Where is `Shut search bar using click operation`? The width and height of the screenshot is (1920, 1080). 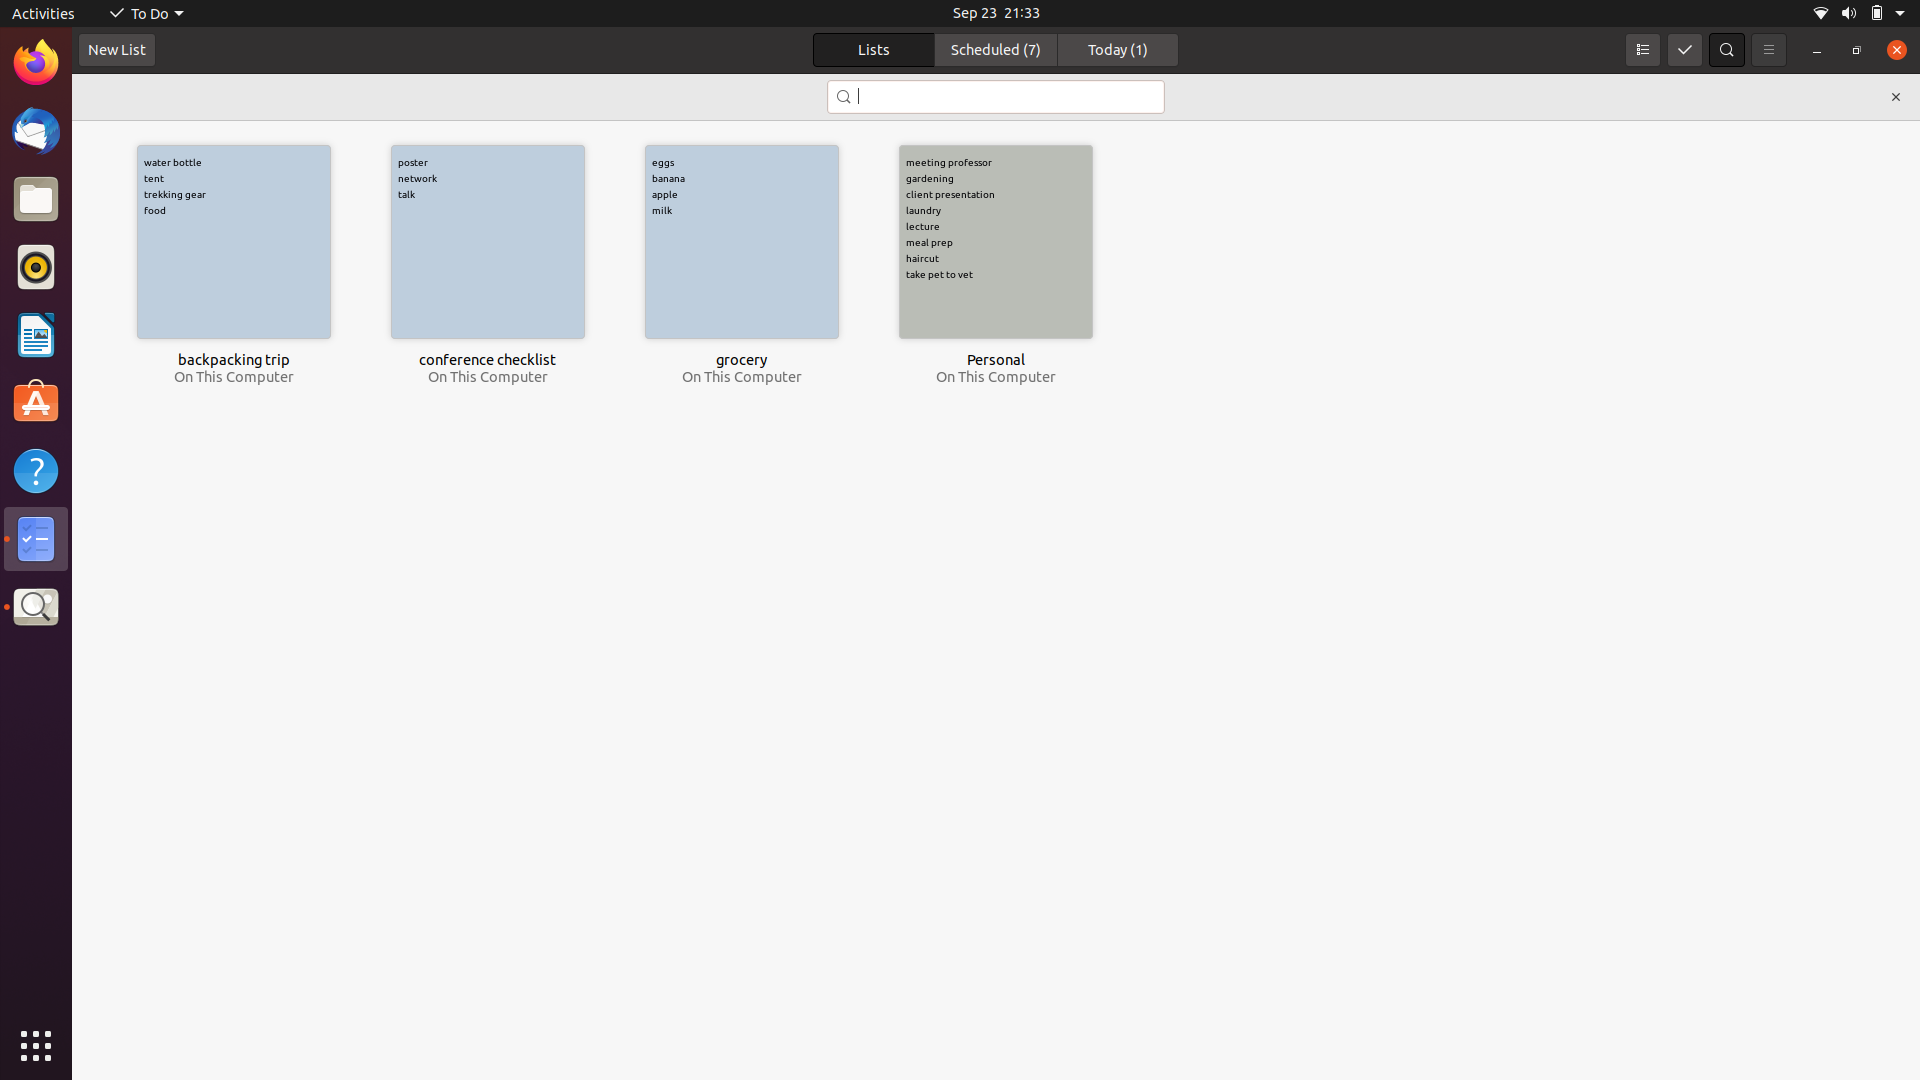 Shut search bar using click operation is located at coordinates (1894, 96).